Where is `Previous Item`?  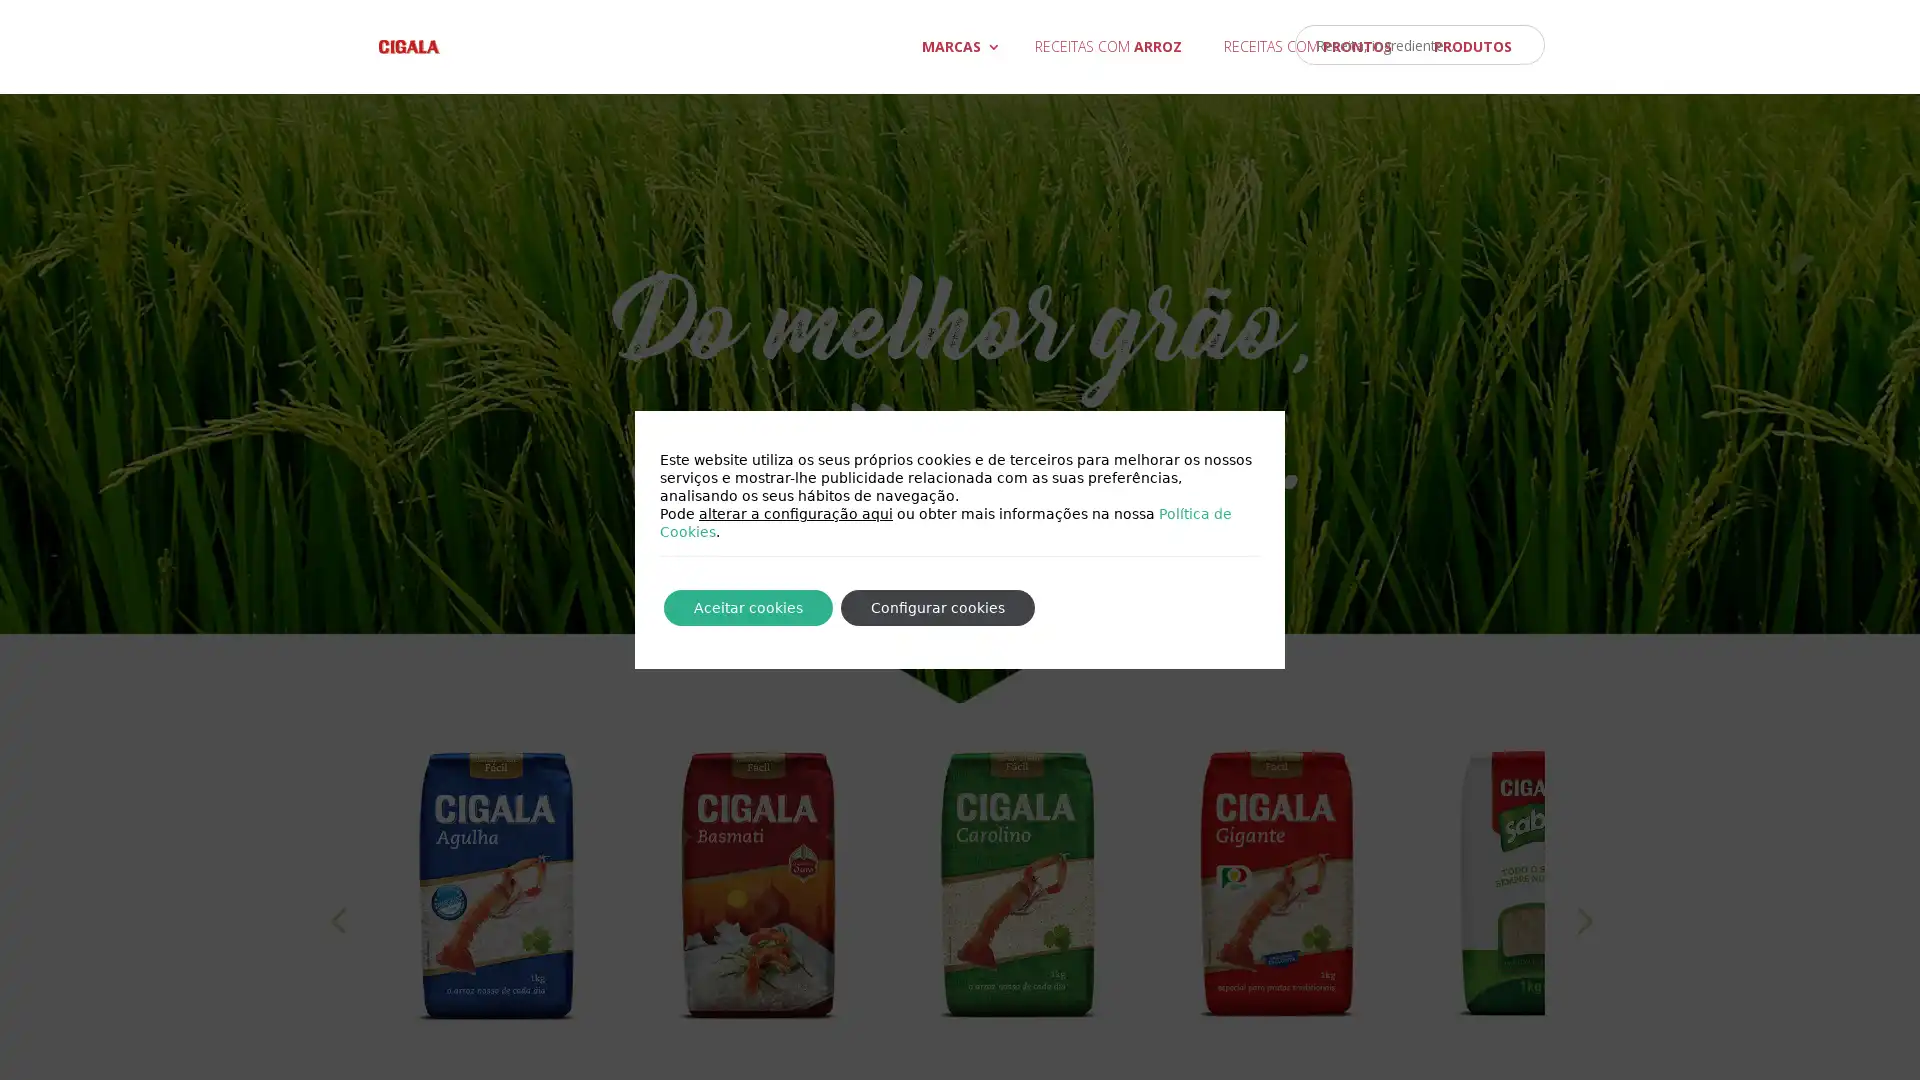
Previous Item is located at coordinates (1581, 944).